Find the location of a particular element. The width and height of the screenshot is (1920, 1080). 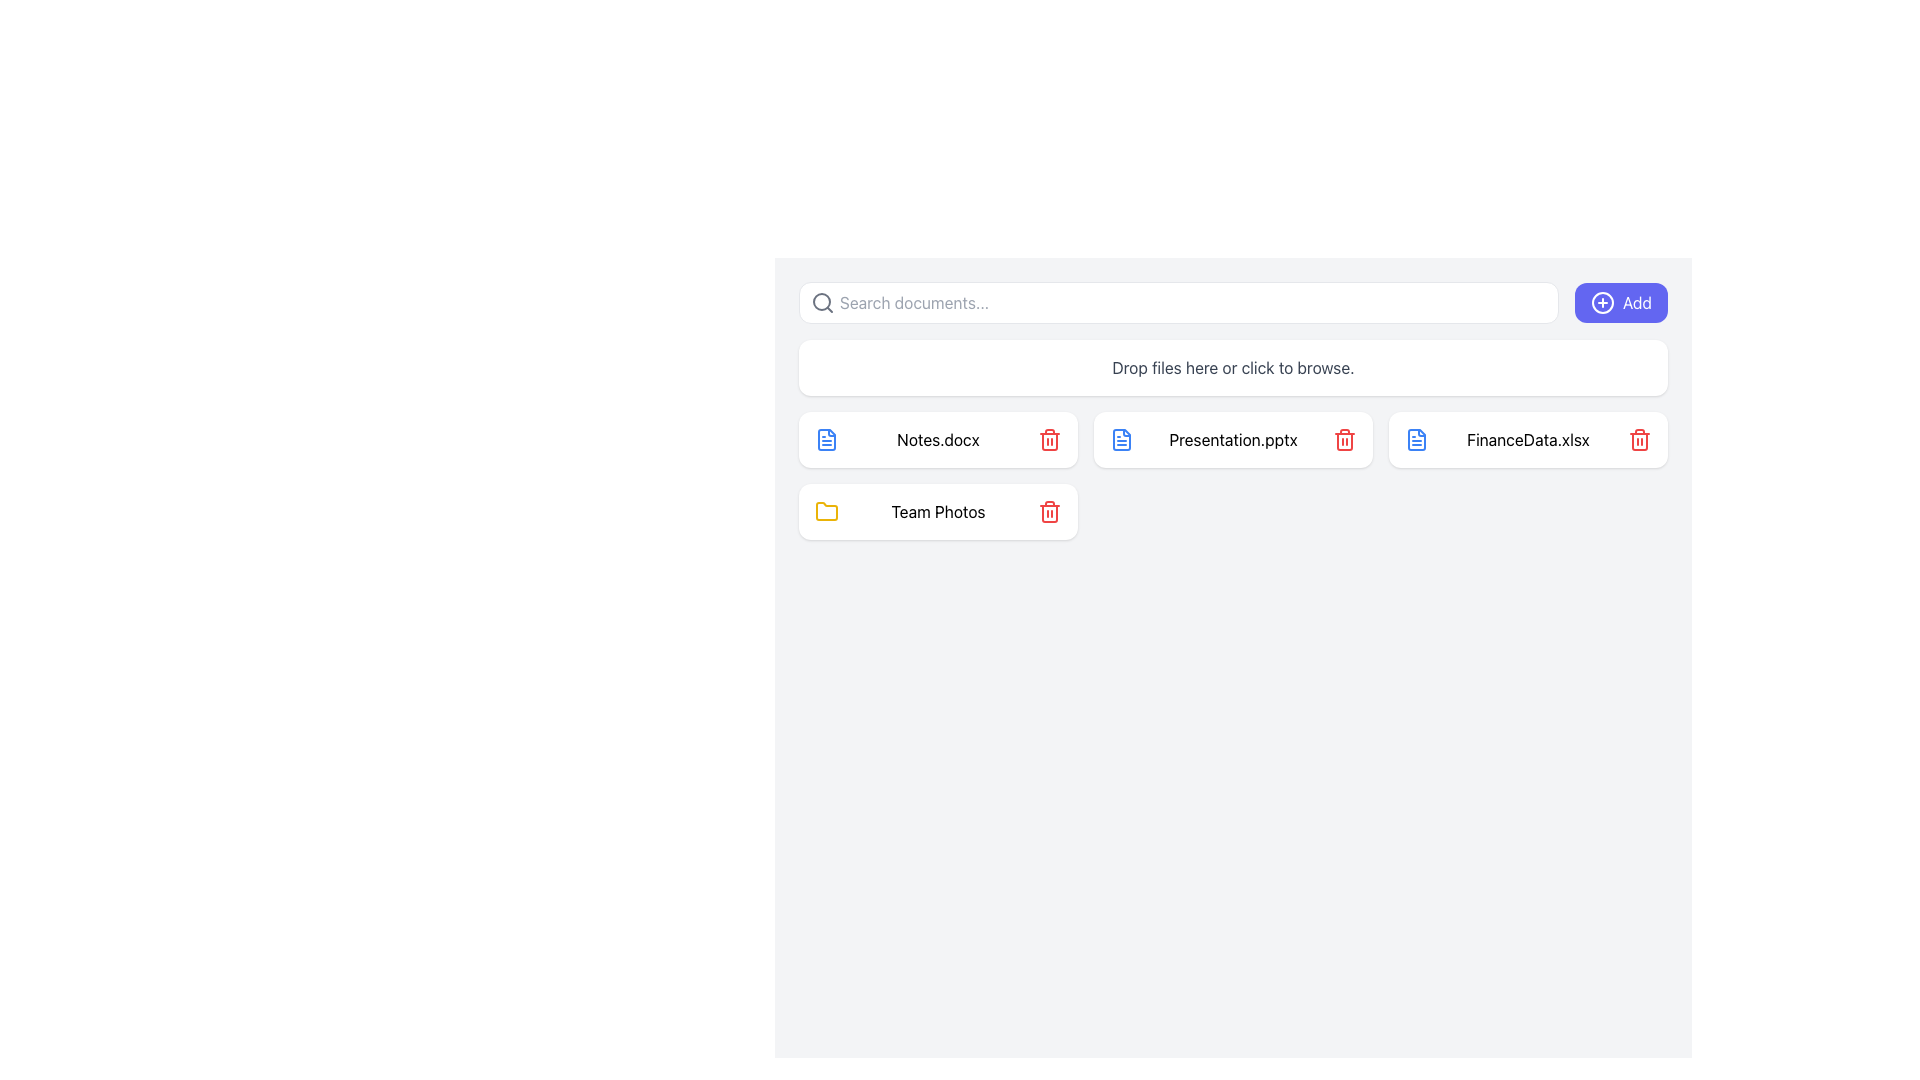

the magnifying glass icon located to the left of the 'Search documents...' input field to initiate a search action is located at coordinates (822, 303).